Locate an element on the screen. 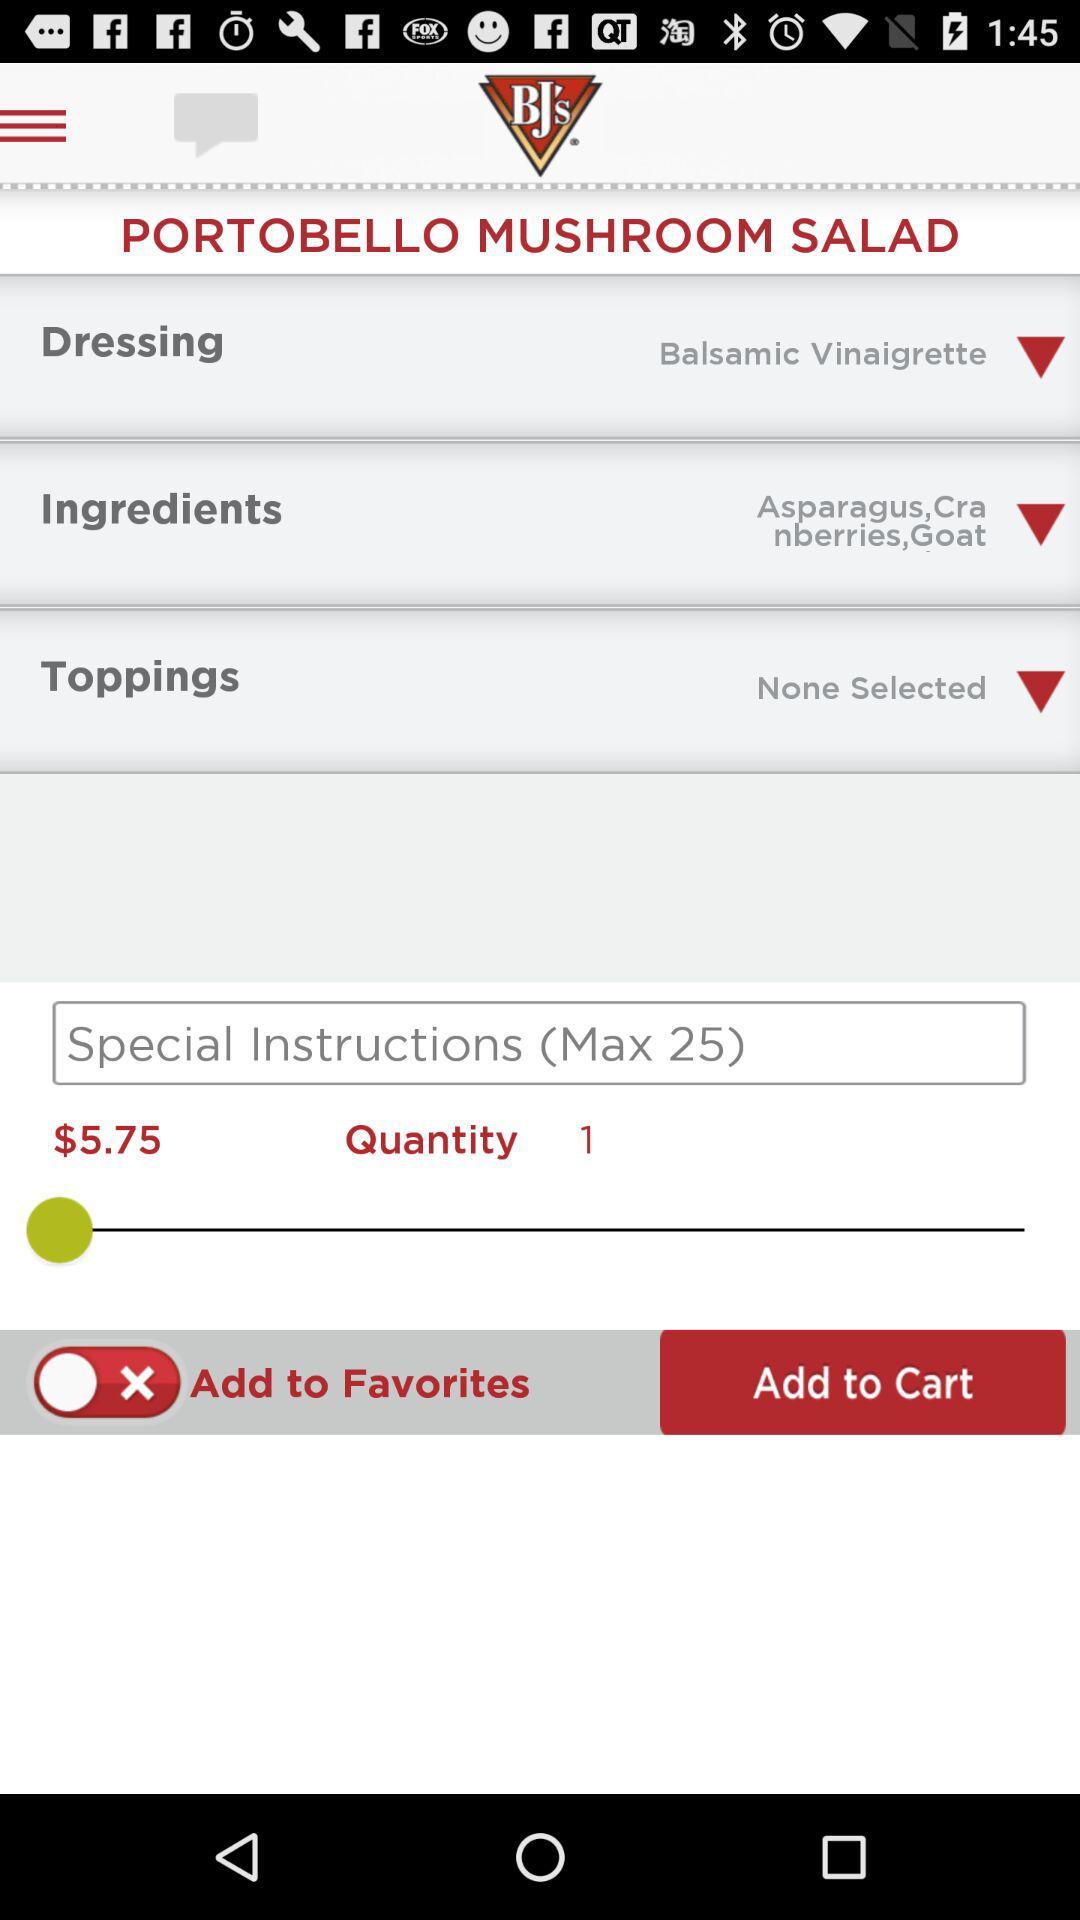 The image size is (1080, 1920). the option beside add to favorites is located at coordinates (107, 1381).